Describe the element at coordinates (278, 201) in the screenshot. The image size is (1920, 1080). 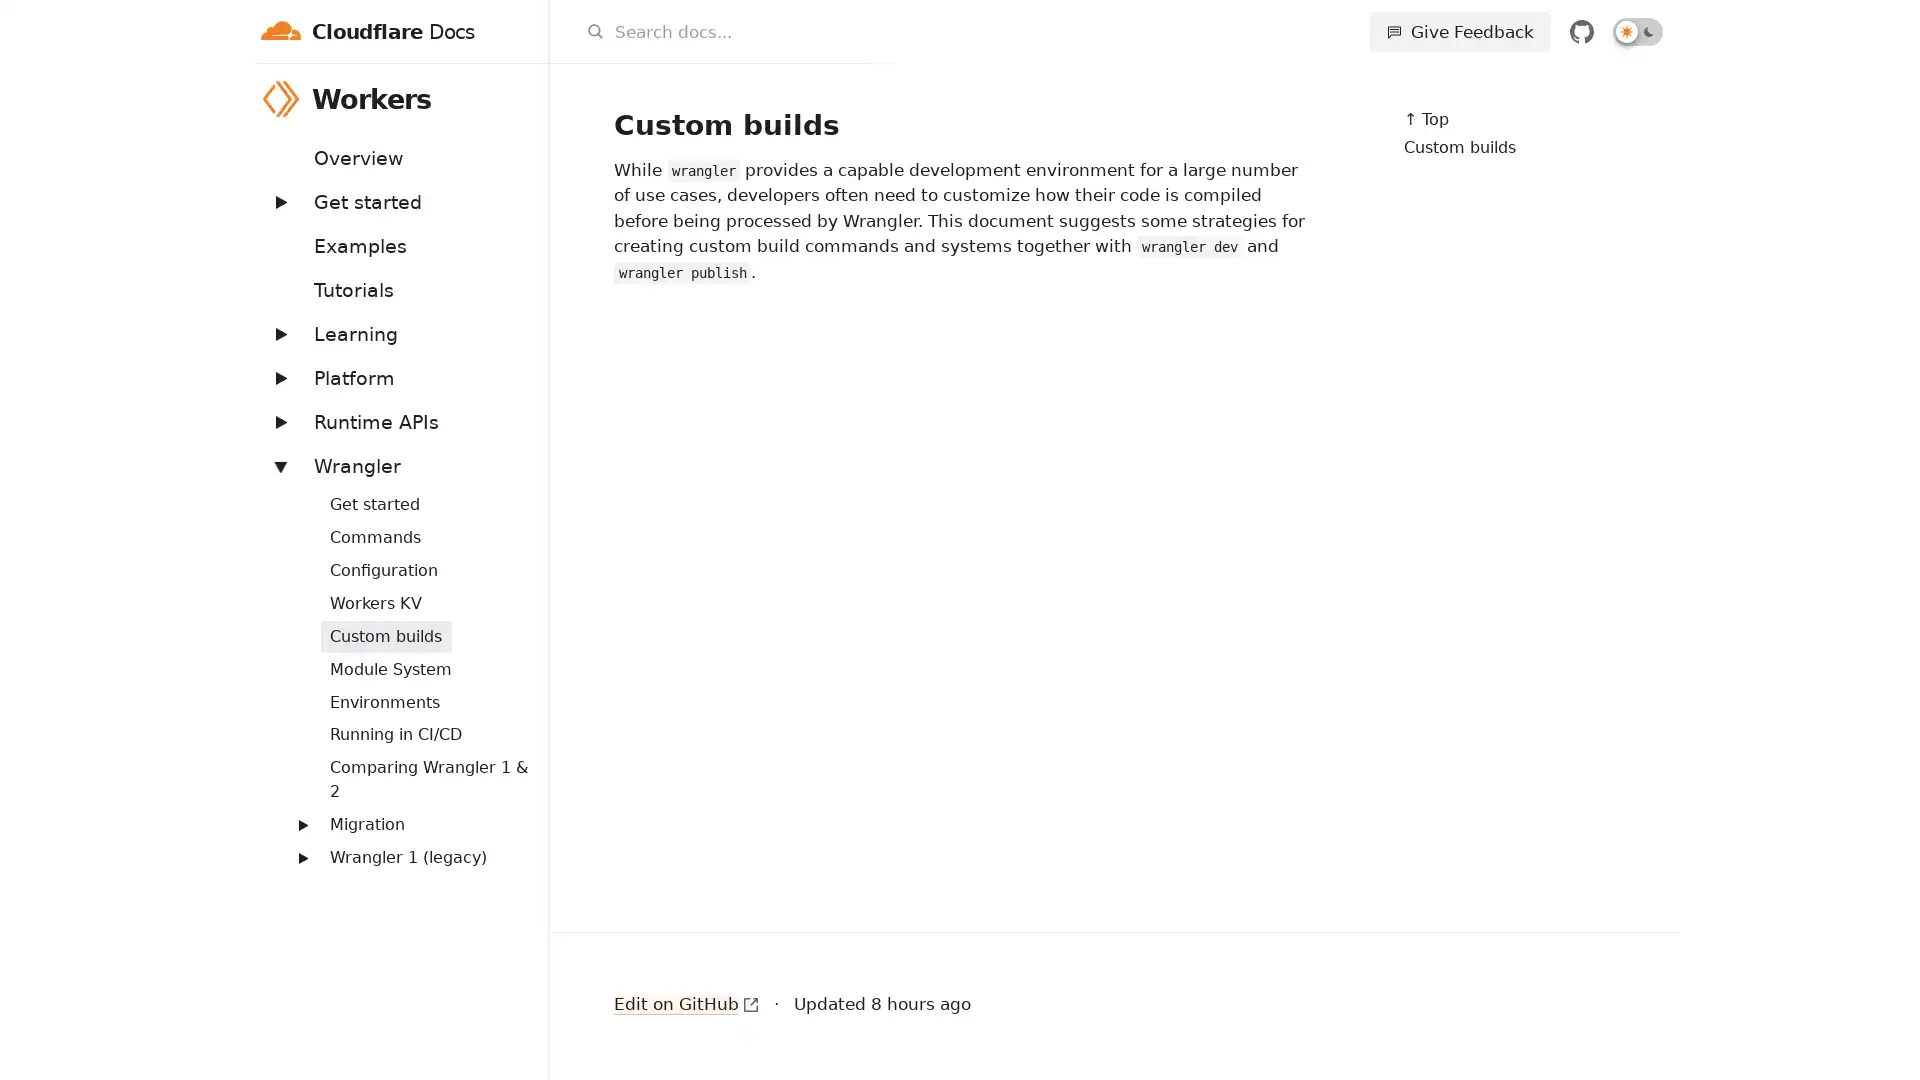
I see `Expand: Get started` at that location.